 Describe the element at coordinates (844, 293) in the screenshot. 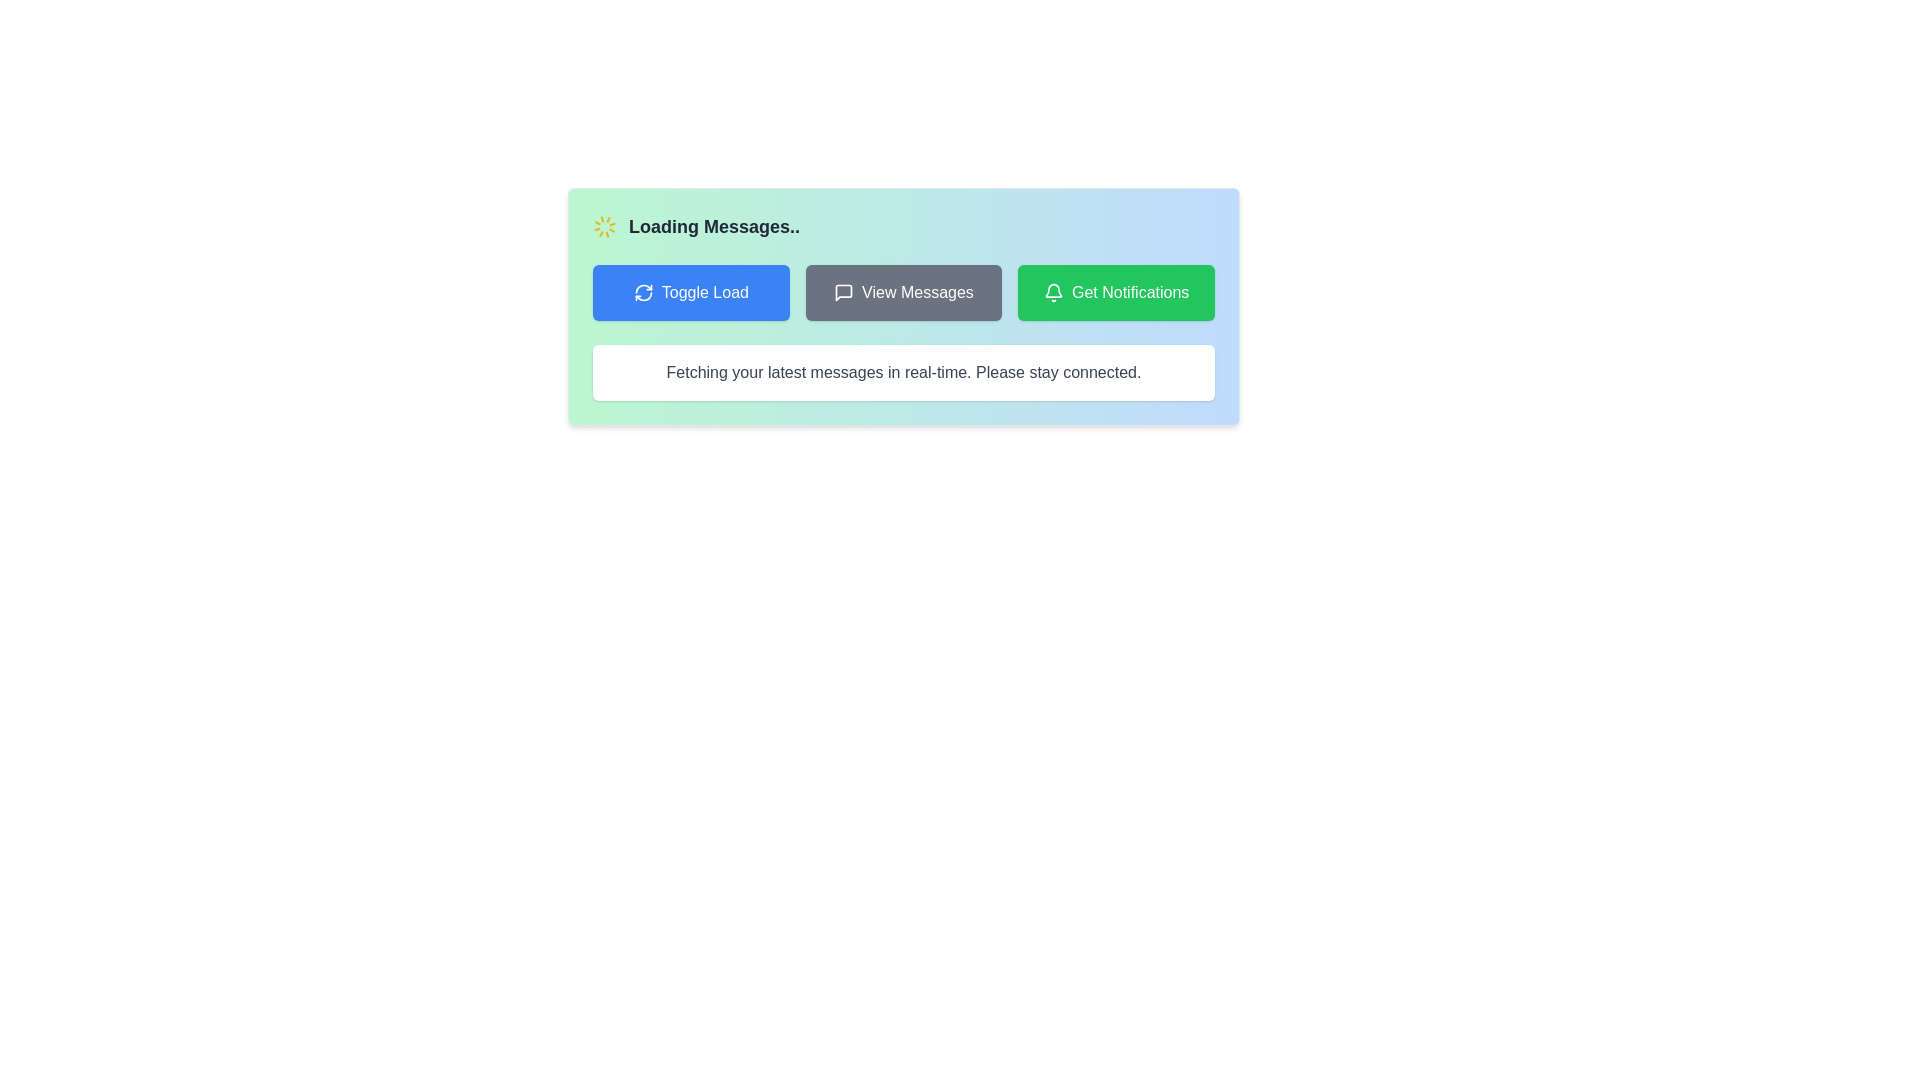

I see `the decorative graphical icon within the 'View Messages' button to visually indicate its purpose of accessing messages or notifications` at that location.